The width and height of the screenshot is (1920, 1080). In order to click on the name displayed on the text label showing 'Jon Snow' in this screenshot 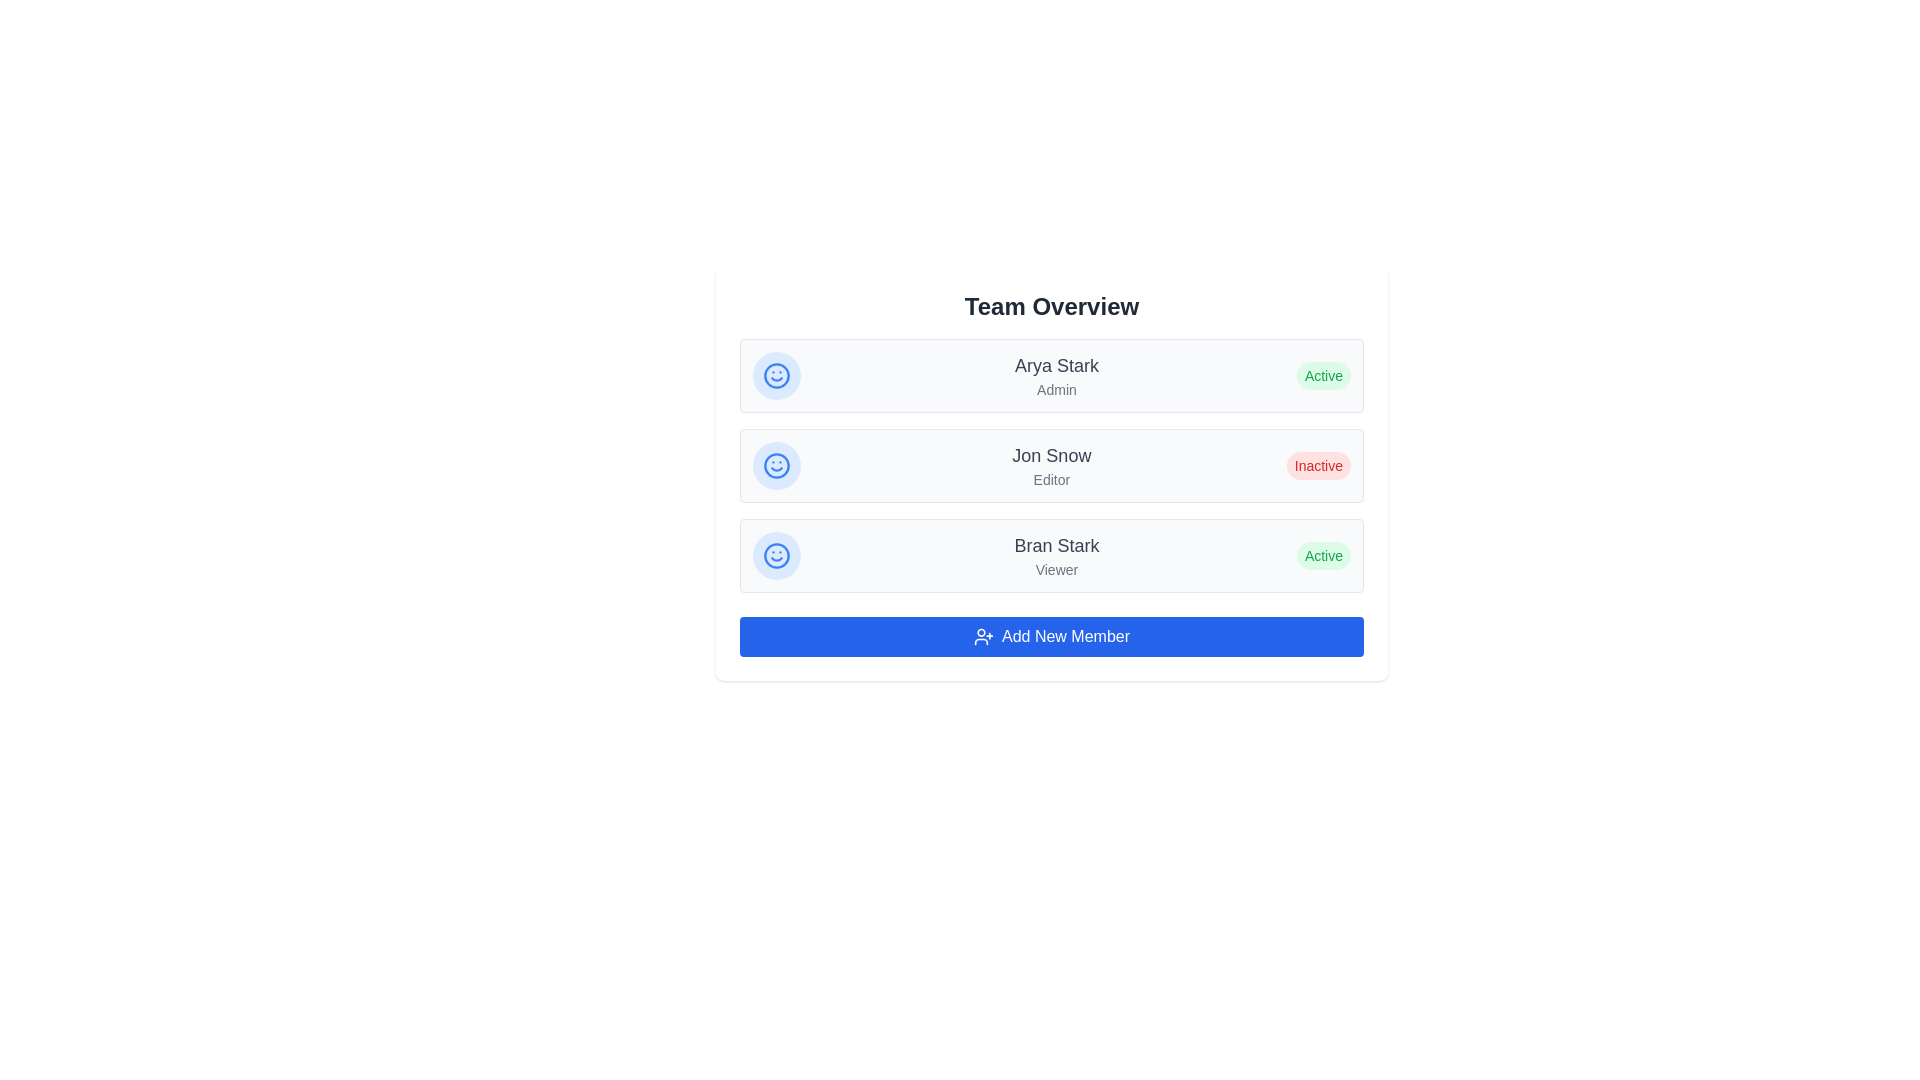, I will do `click(1050, 455)`.